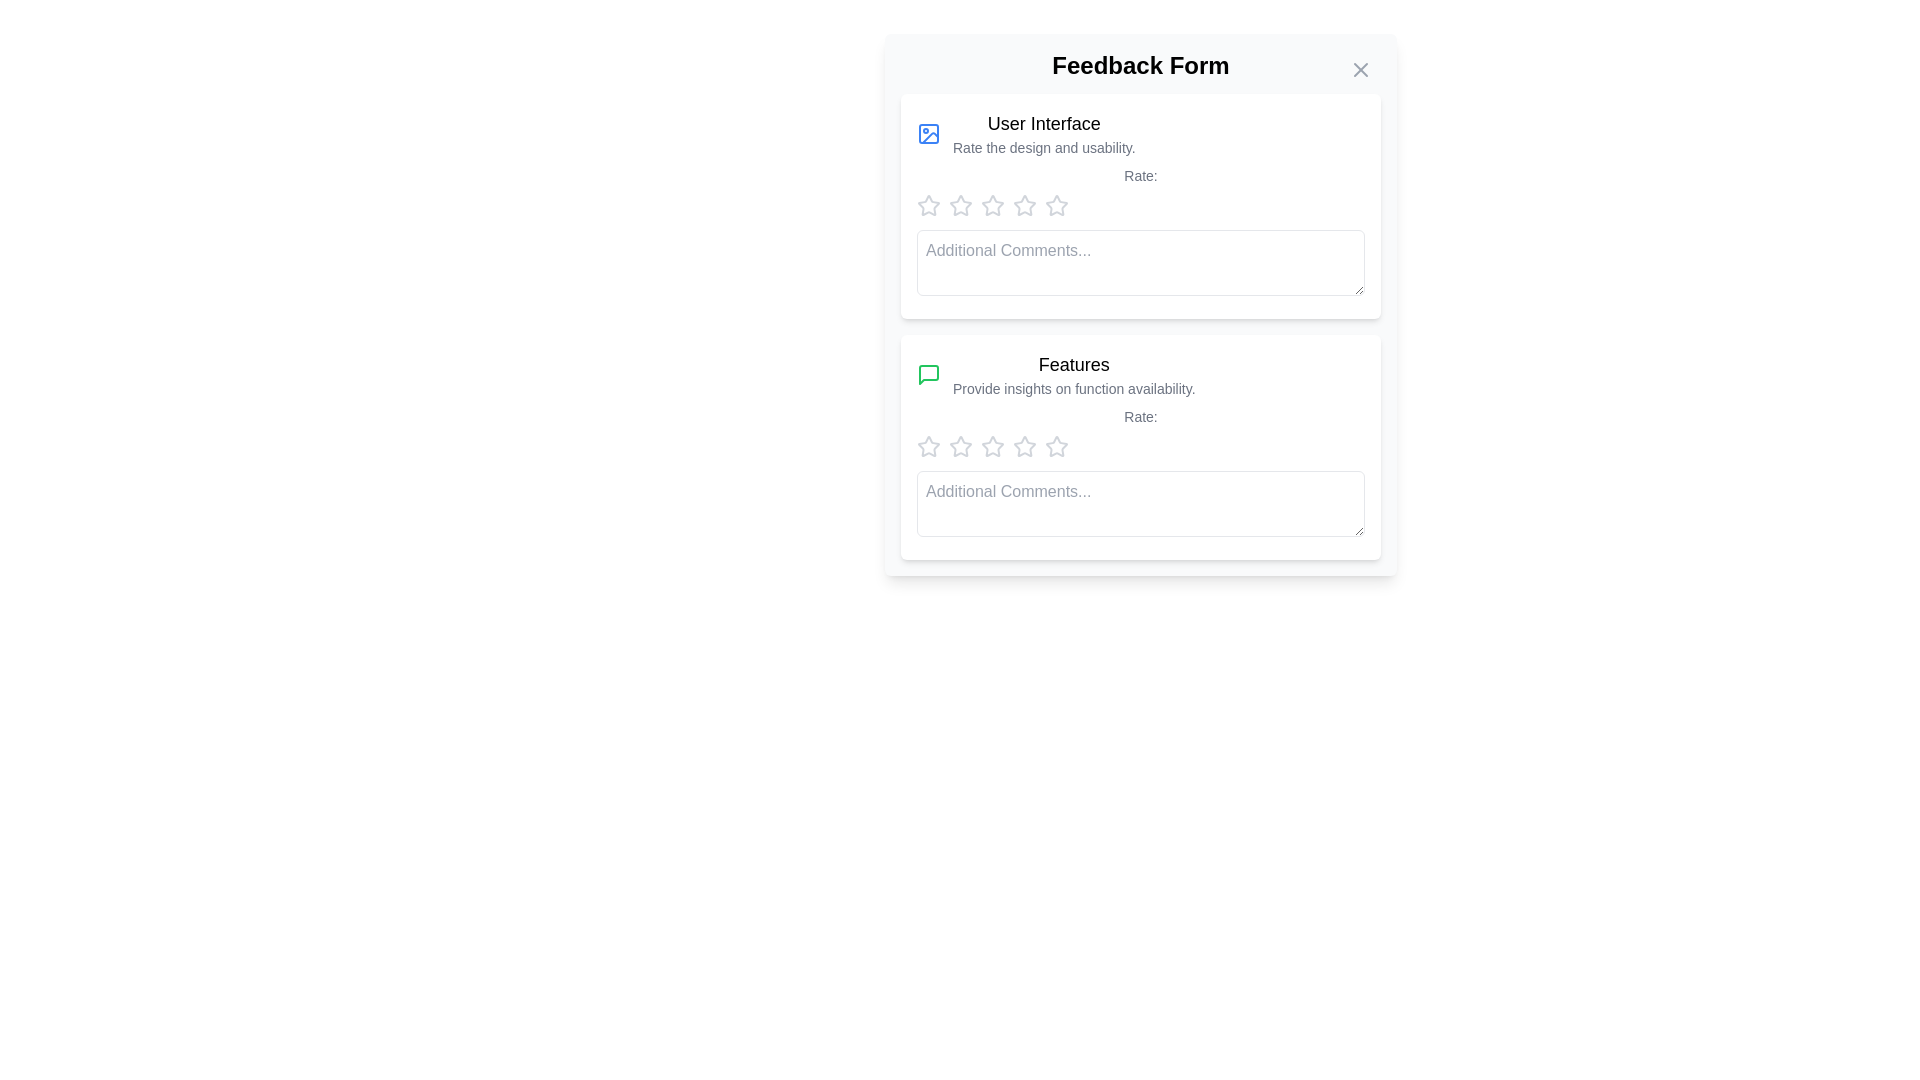  Describe the element at coordinates (1043, 123) in the screenshot. I see `the 'User Interface' text label element located at the top-left corner of the rating section, which is bold and large, indicating it is a header` at that location.